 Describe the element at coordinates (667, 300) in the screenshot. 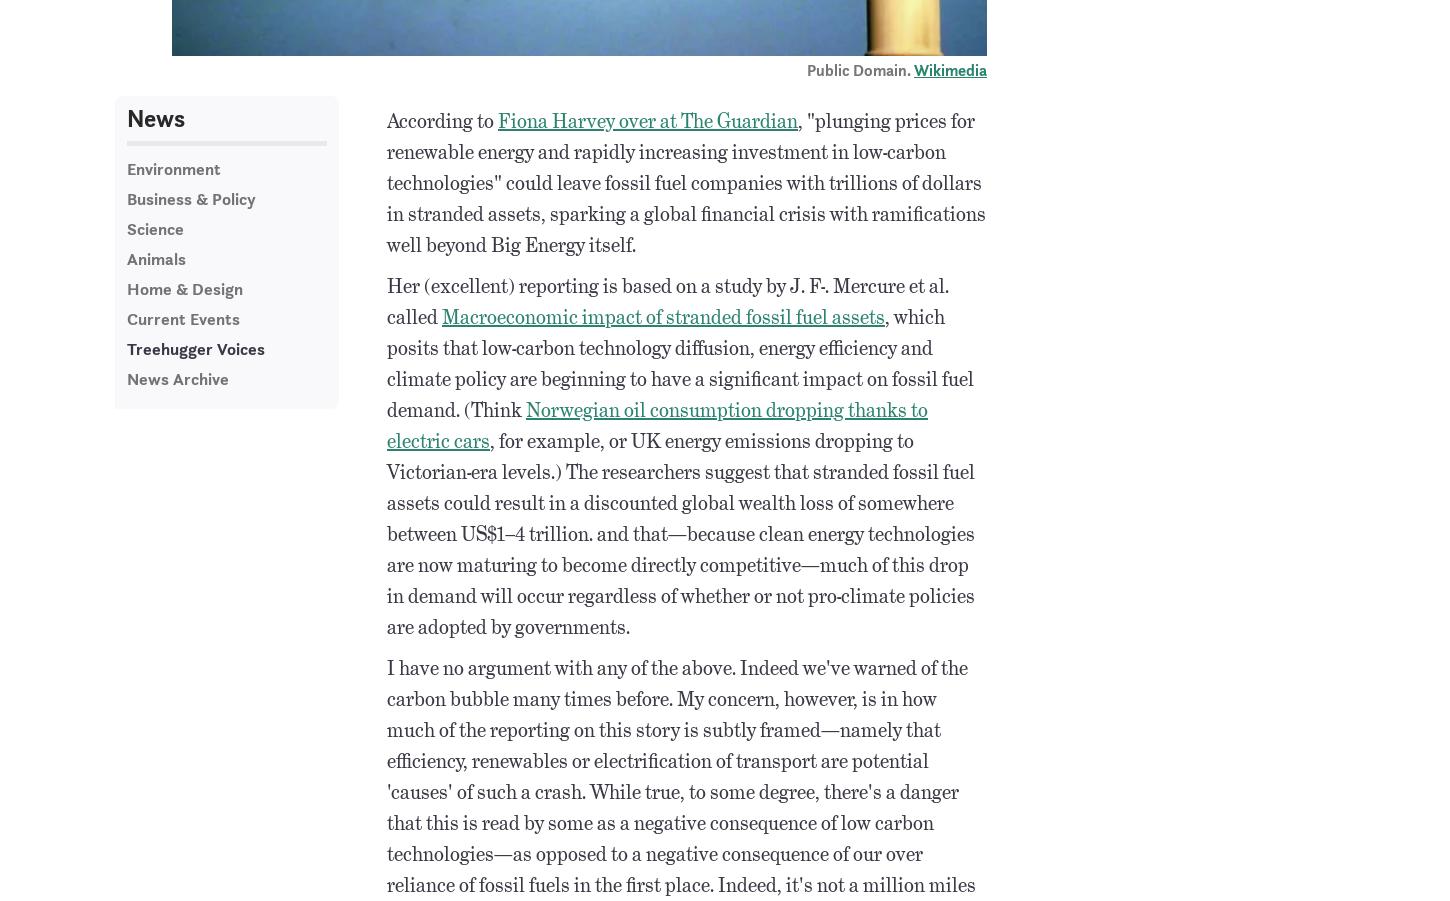

I see `'Her (excellent) reporting is based on a study by J. F-. Mercure et al. called'` at that location.